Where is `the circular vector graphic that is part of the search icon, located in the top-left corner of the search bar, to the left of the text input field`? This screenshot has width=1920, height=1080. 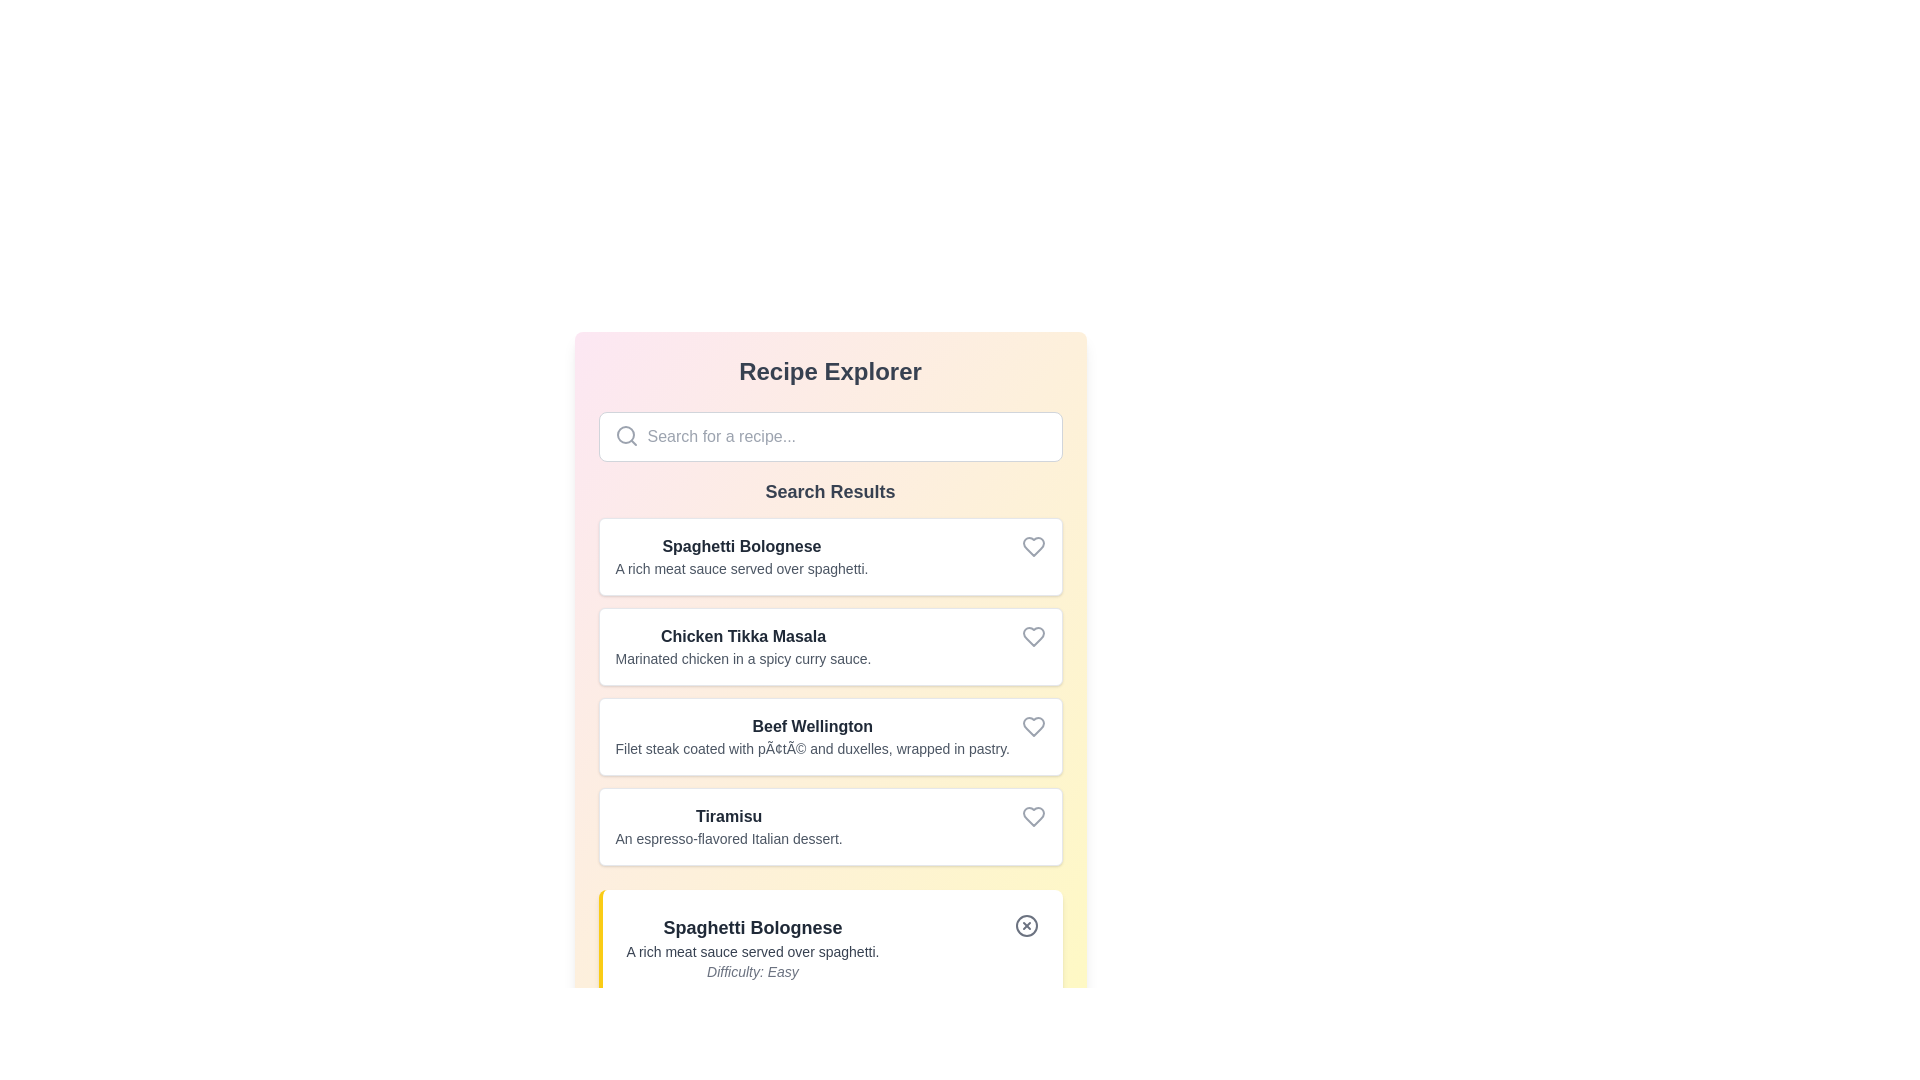 the circular vector graphic that is part of the search icon, located in the top-left corner of the search bar, to the left of the text input field is located at coordinates (624, 434).